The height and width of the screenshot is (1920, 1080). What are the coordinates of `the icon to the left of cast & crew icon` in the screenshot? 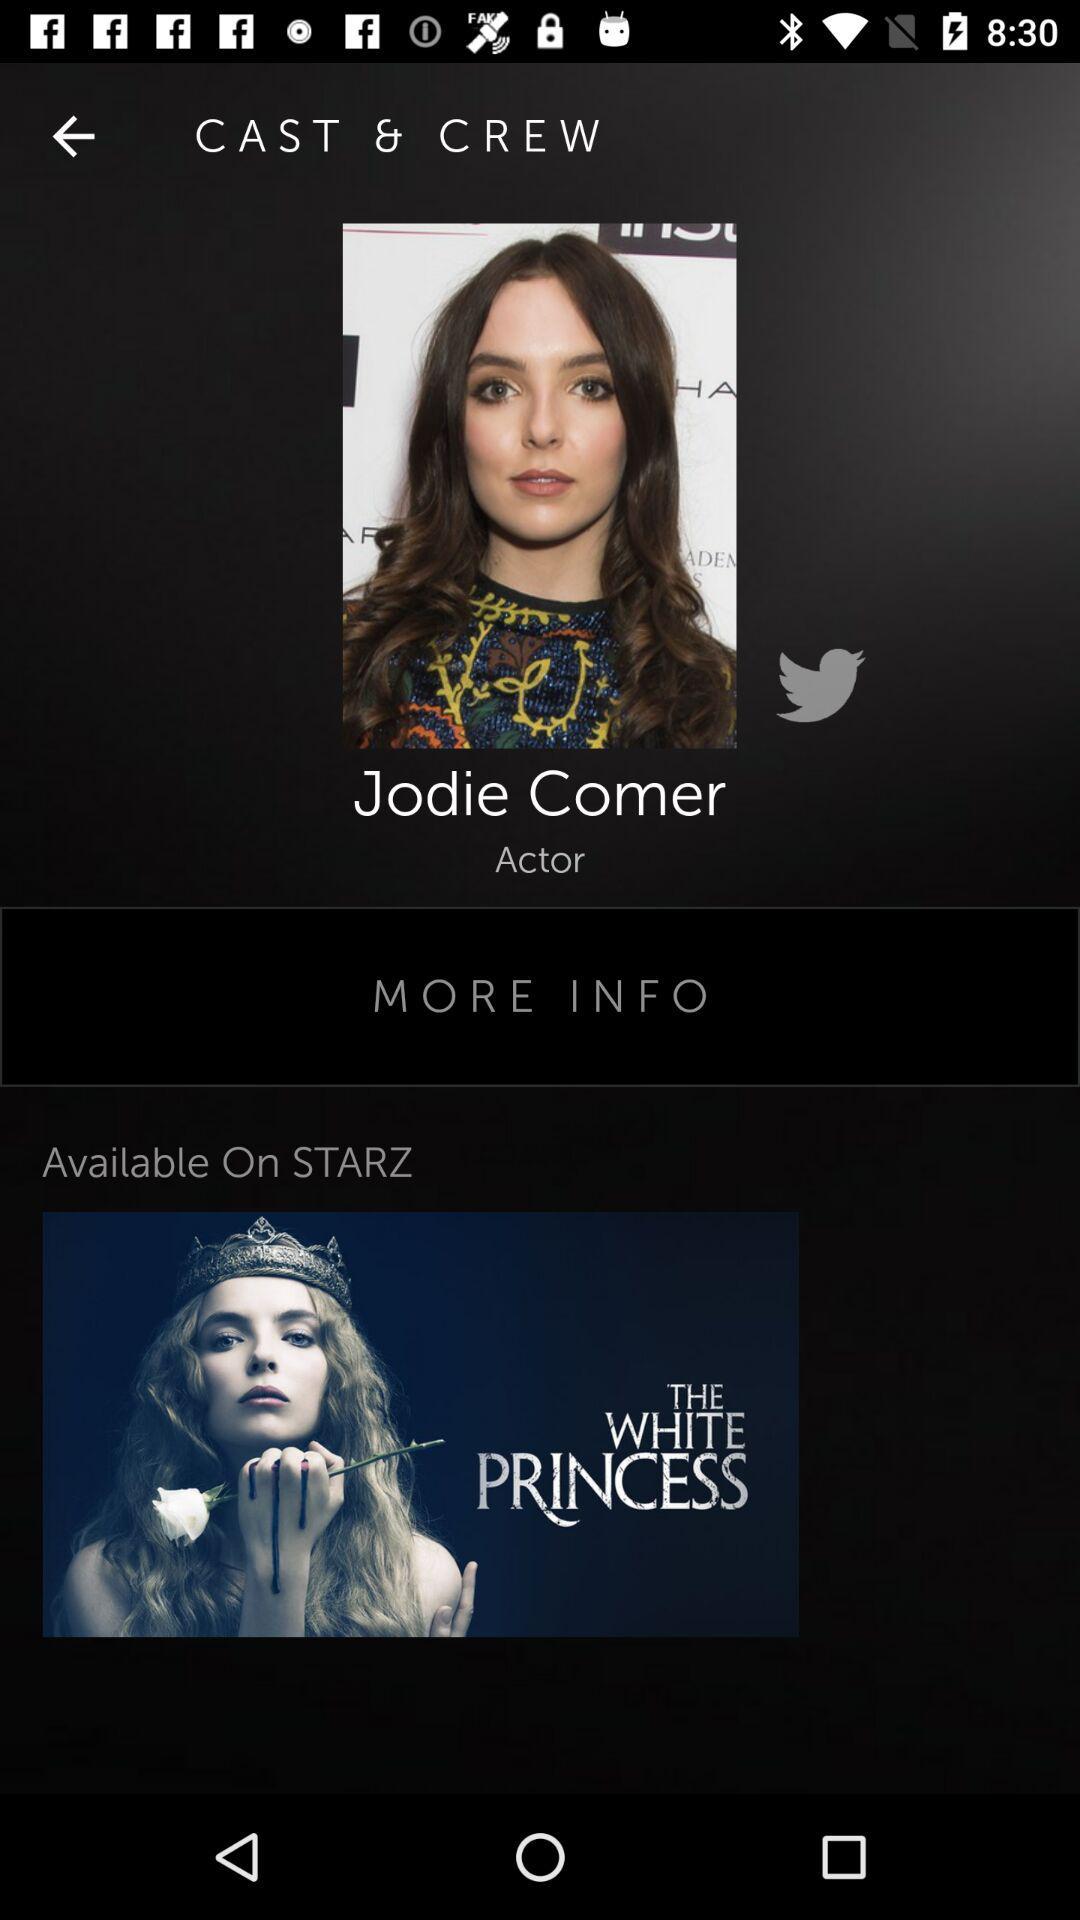 It's located at (72, 135).